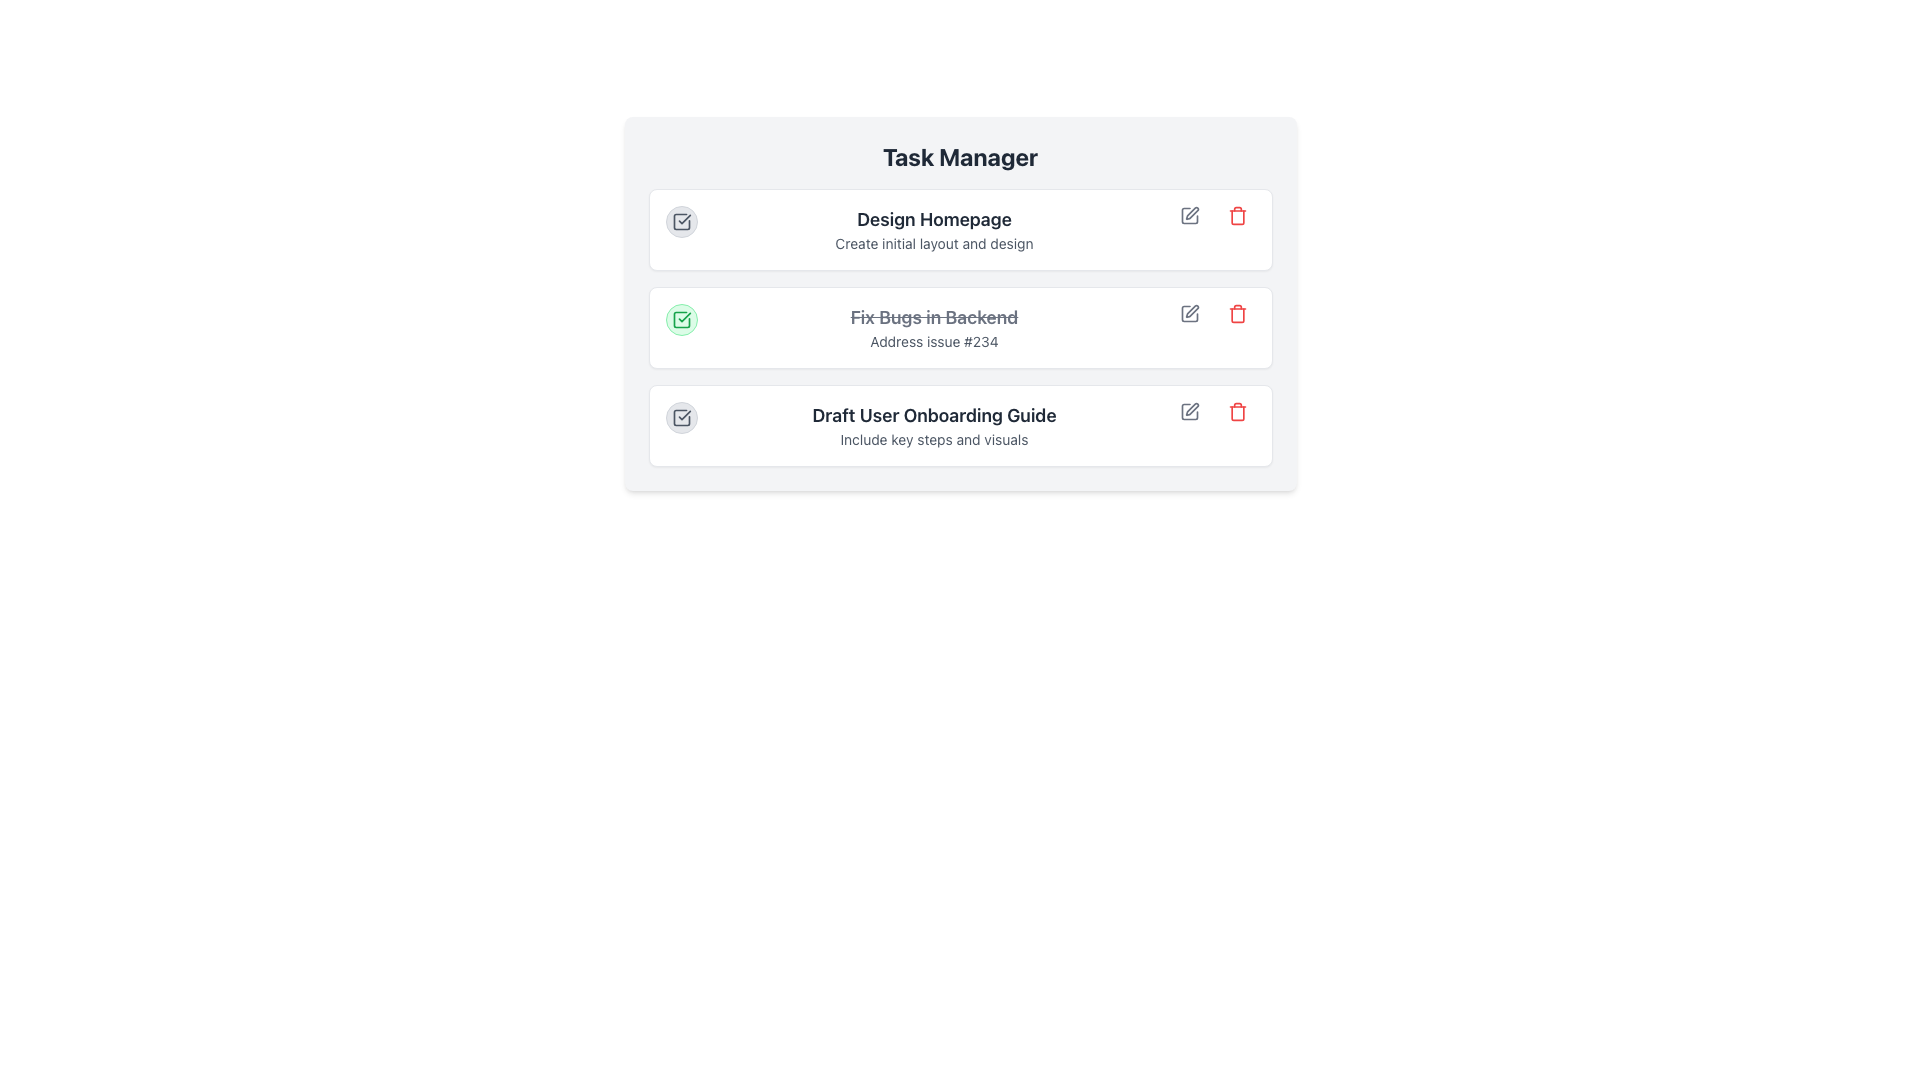 The image size is (1920, 1080). I want to click on the text label that reads 'Include key steps and visuals', which is styled in gray and positioned below the bold title 'Draft User Onboarding Guide' in the task list, so click(933, 438).